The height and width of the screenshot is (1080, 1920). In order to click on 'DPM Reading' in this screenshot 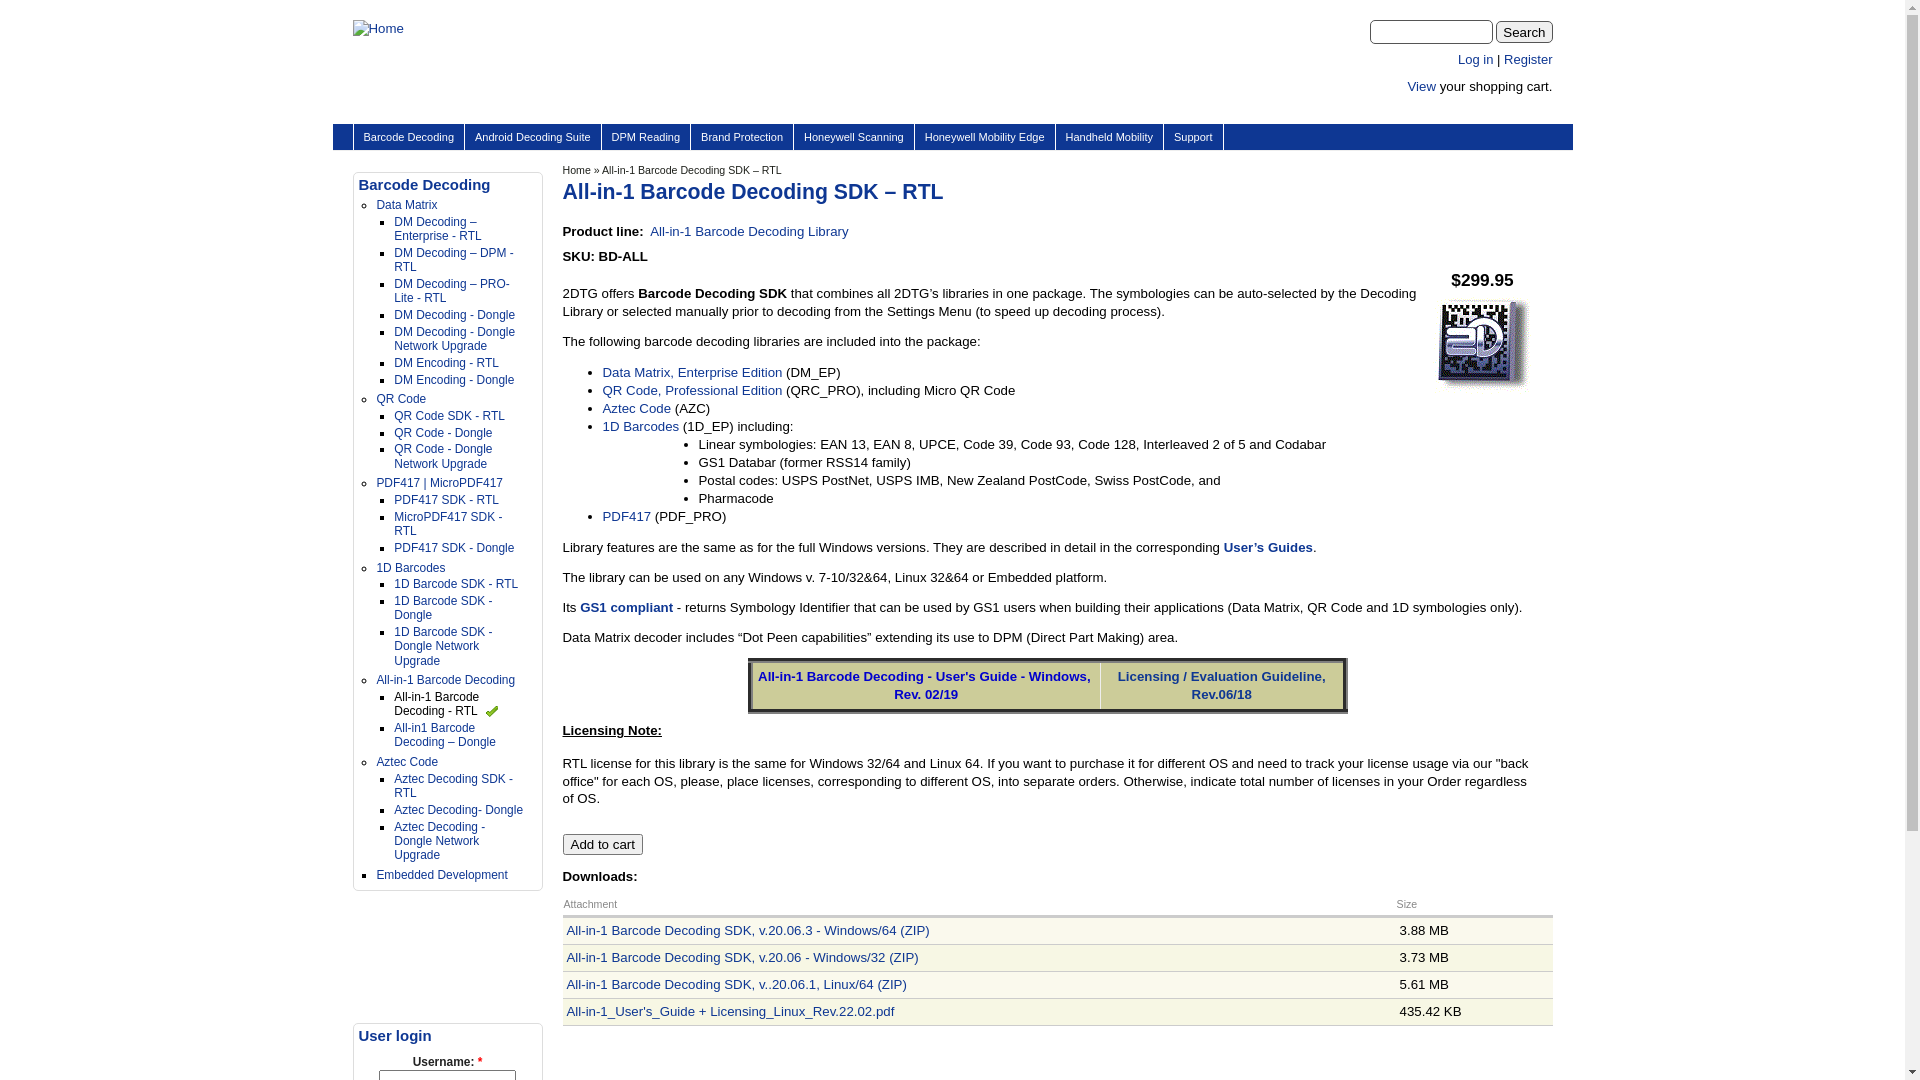, I will do `click(646, 136)`.